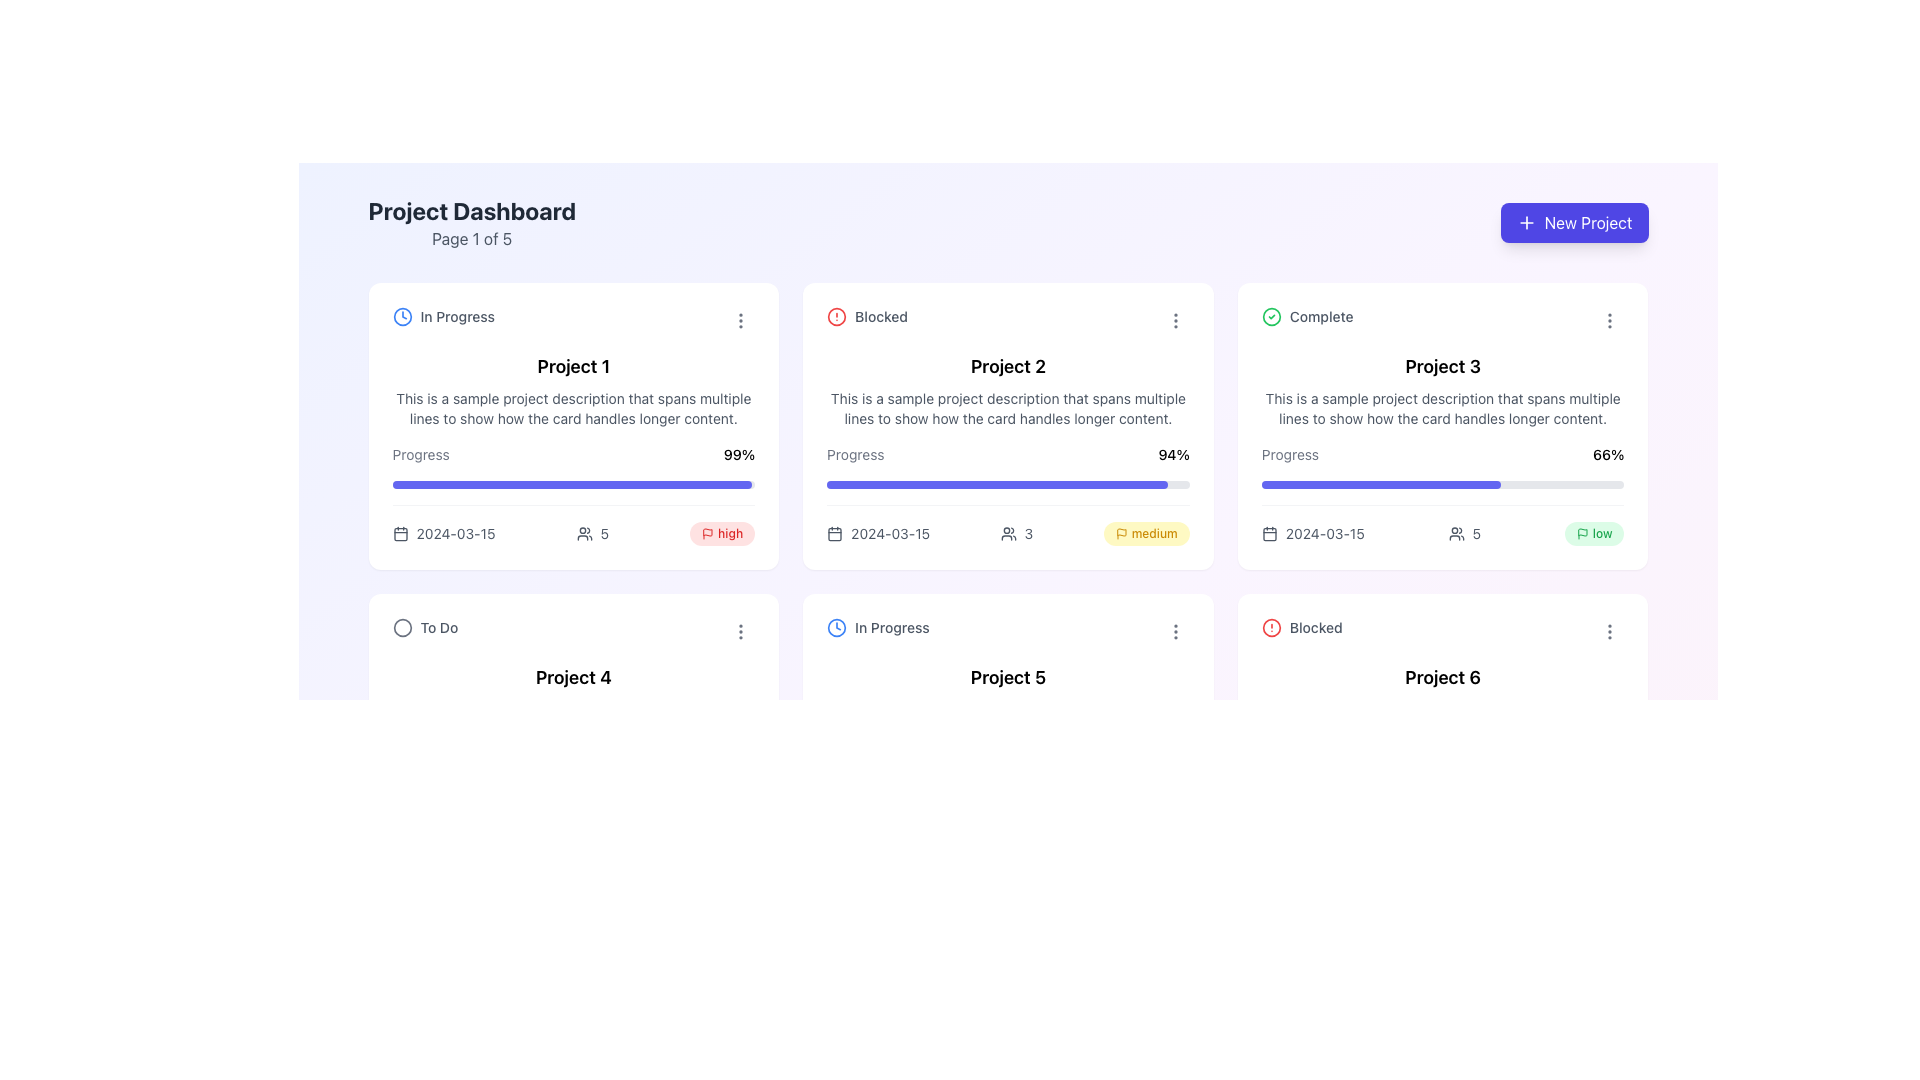  Describe the element at coordinates (1174, 455) in the screenshot. I see `progress percentage value displayed in the text display element located in the 'Project 2' card, positioned towards the bottom right, adjacent to the text 'Progress'` at that location.